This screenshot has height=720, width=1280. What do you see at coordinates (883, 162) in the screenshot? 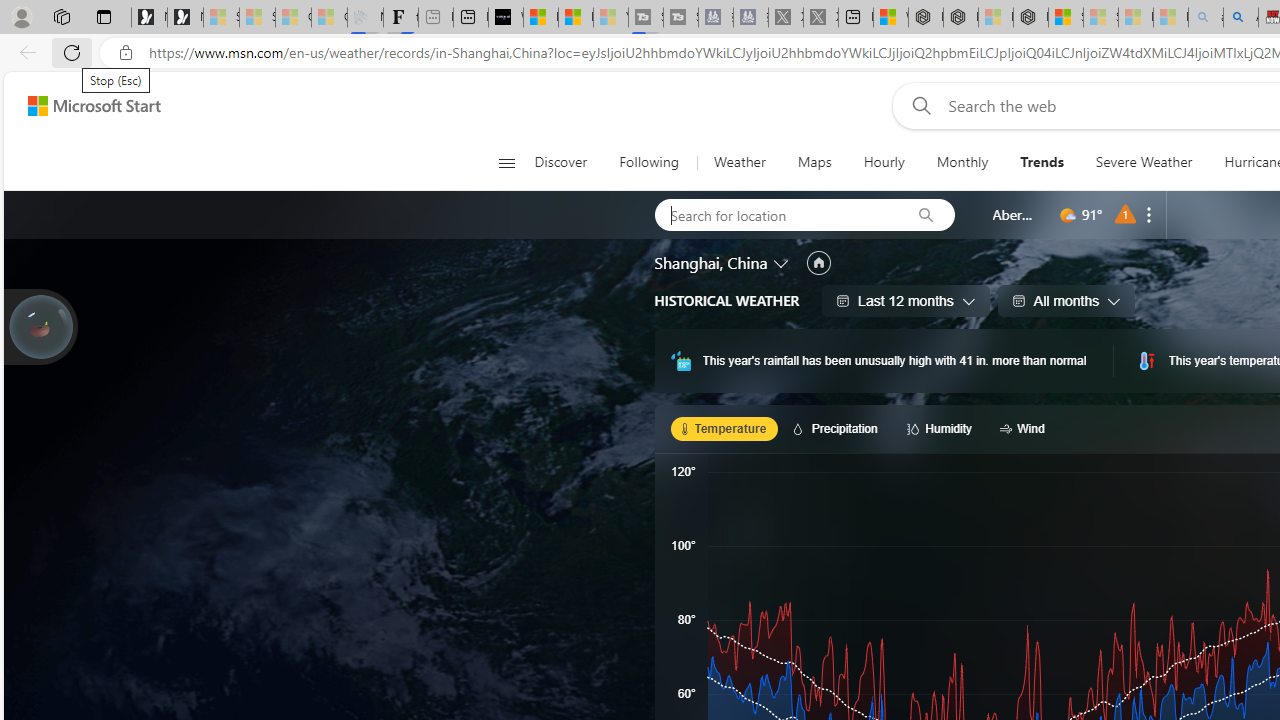
I see `'Hourly'` at bounding box center [883, 162].